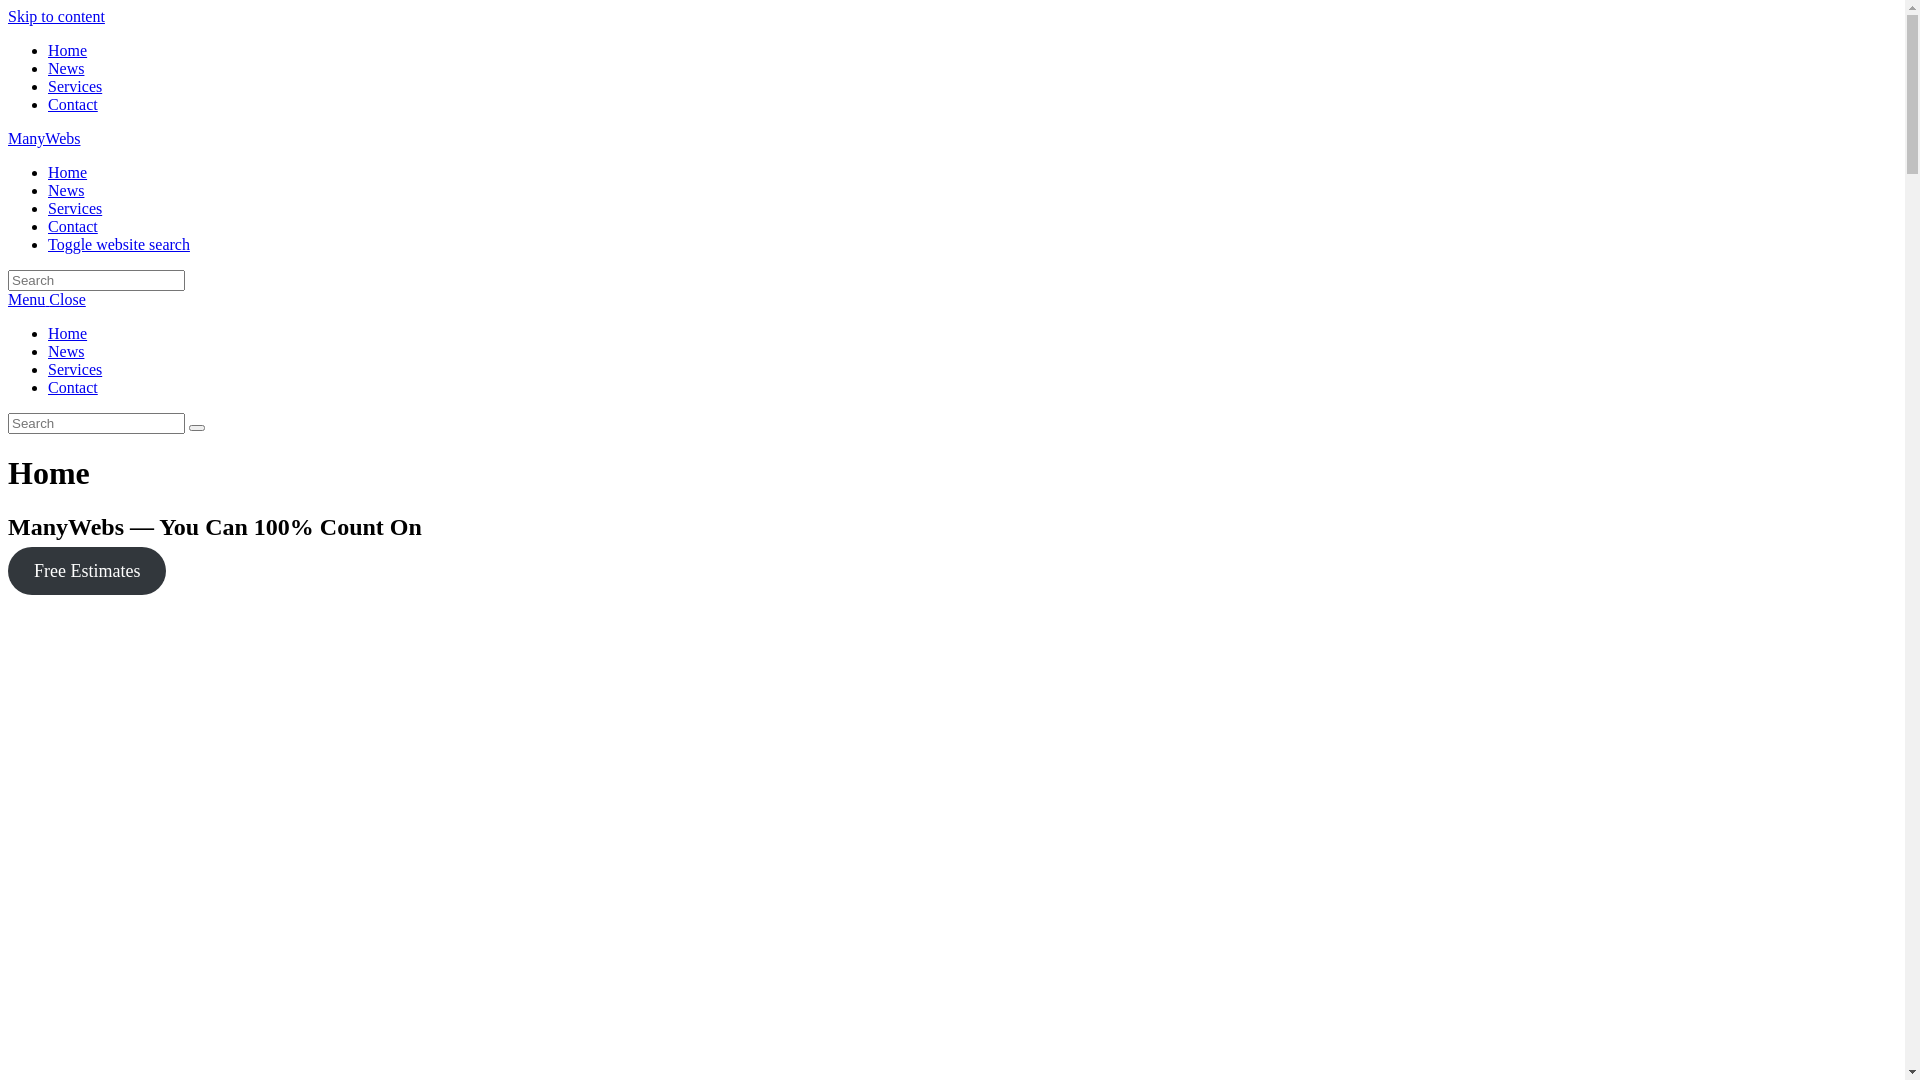 This screenshot has width=1920, height=1080. What do you see at coordinates (47, 299) in the screenshot?
I see `'Menu Close'` at bounding box center [47, 299].